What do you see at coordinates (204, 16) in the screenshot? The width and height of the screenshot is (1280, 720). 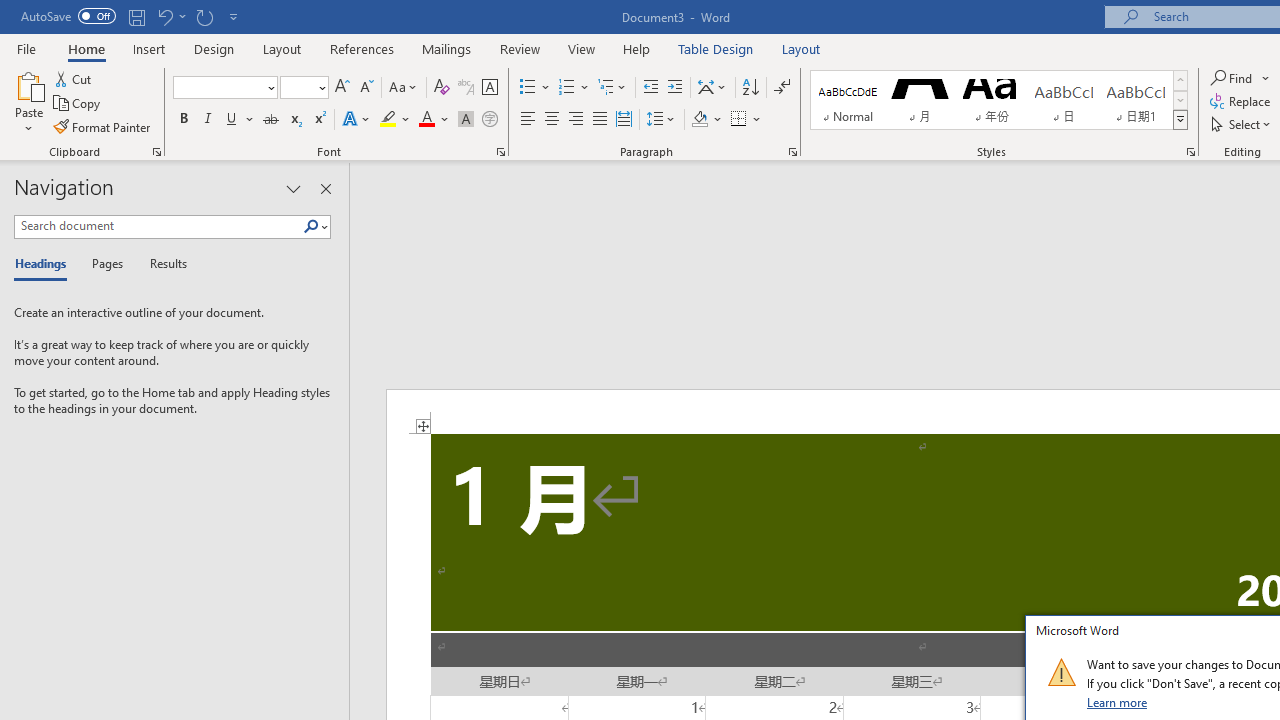 I see `'Repeat Style'` at bounding box center [204, 16].